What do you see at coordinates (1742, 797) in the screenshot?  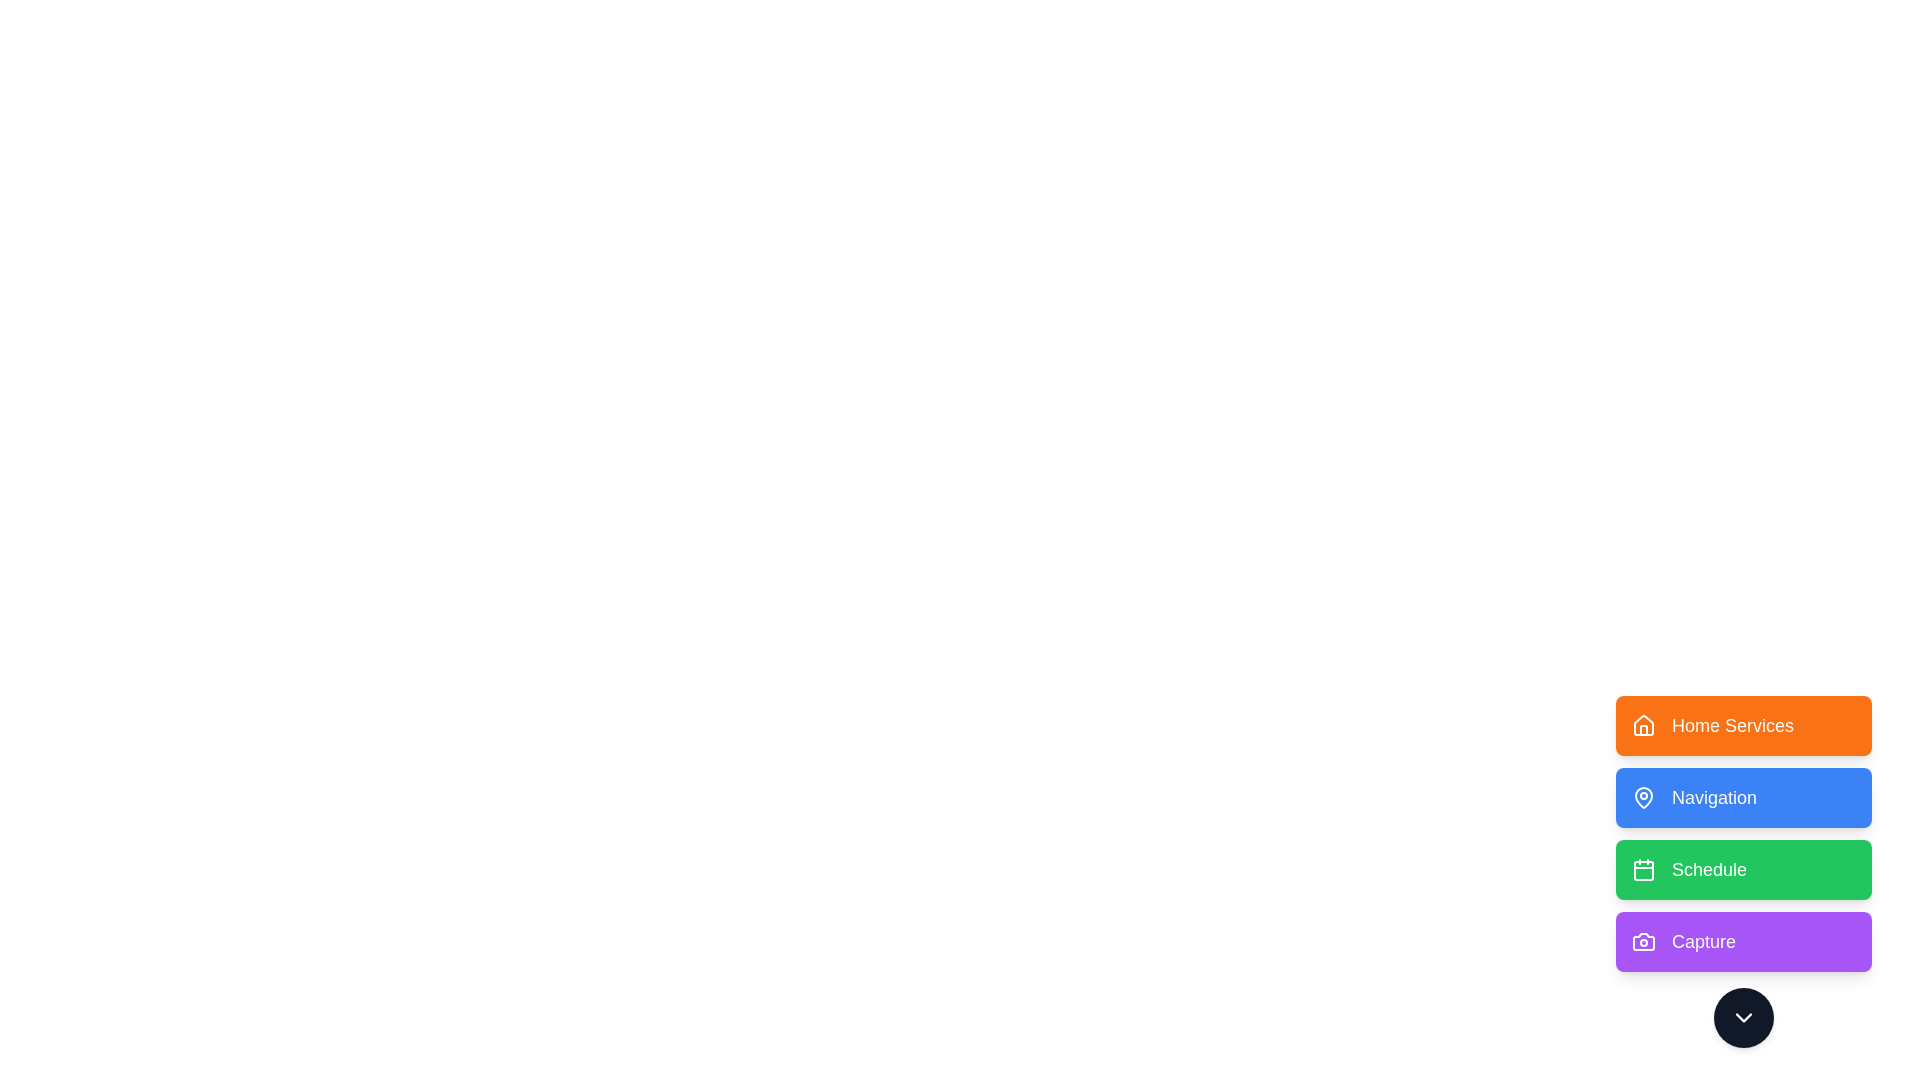 I see `the 'Navigation' button` at bounding box center [1742, 797].